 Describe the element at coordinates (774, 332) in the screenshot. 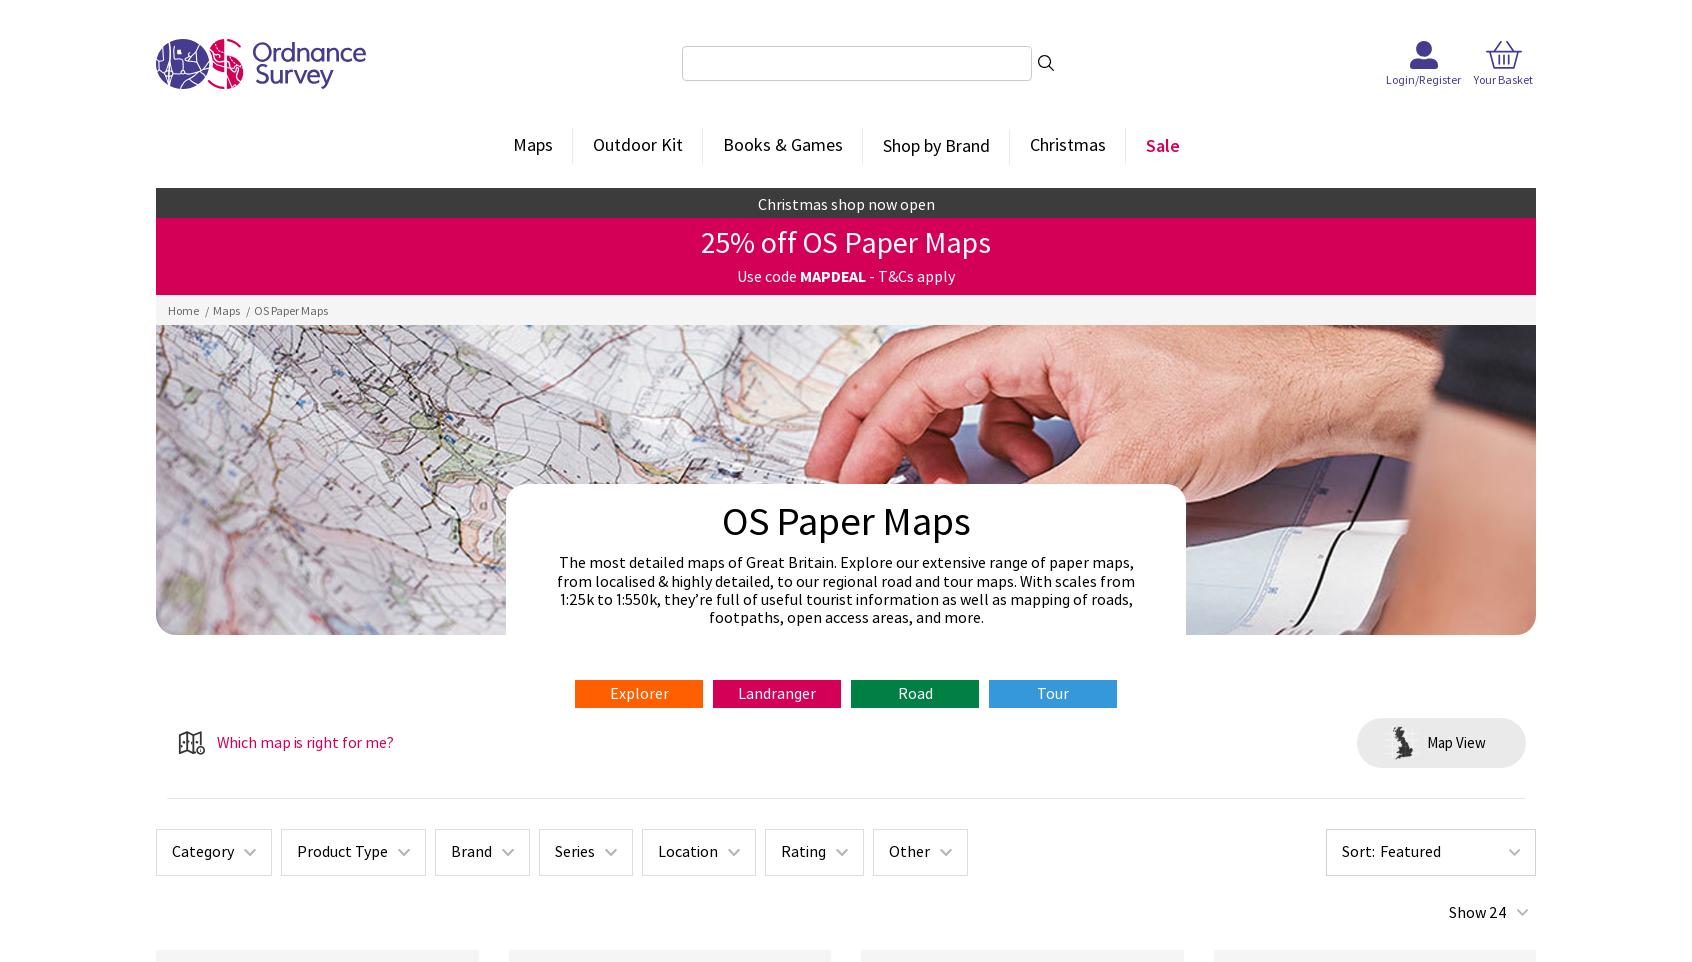

I see `'Perfect for cycling and longer routes.'` at that location.